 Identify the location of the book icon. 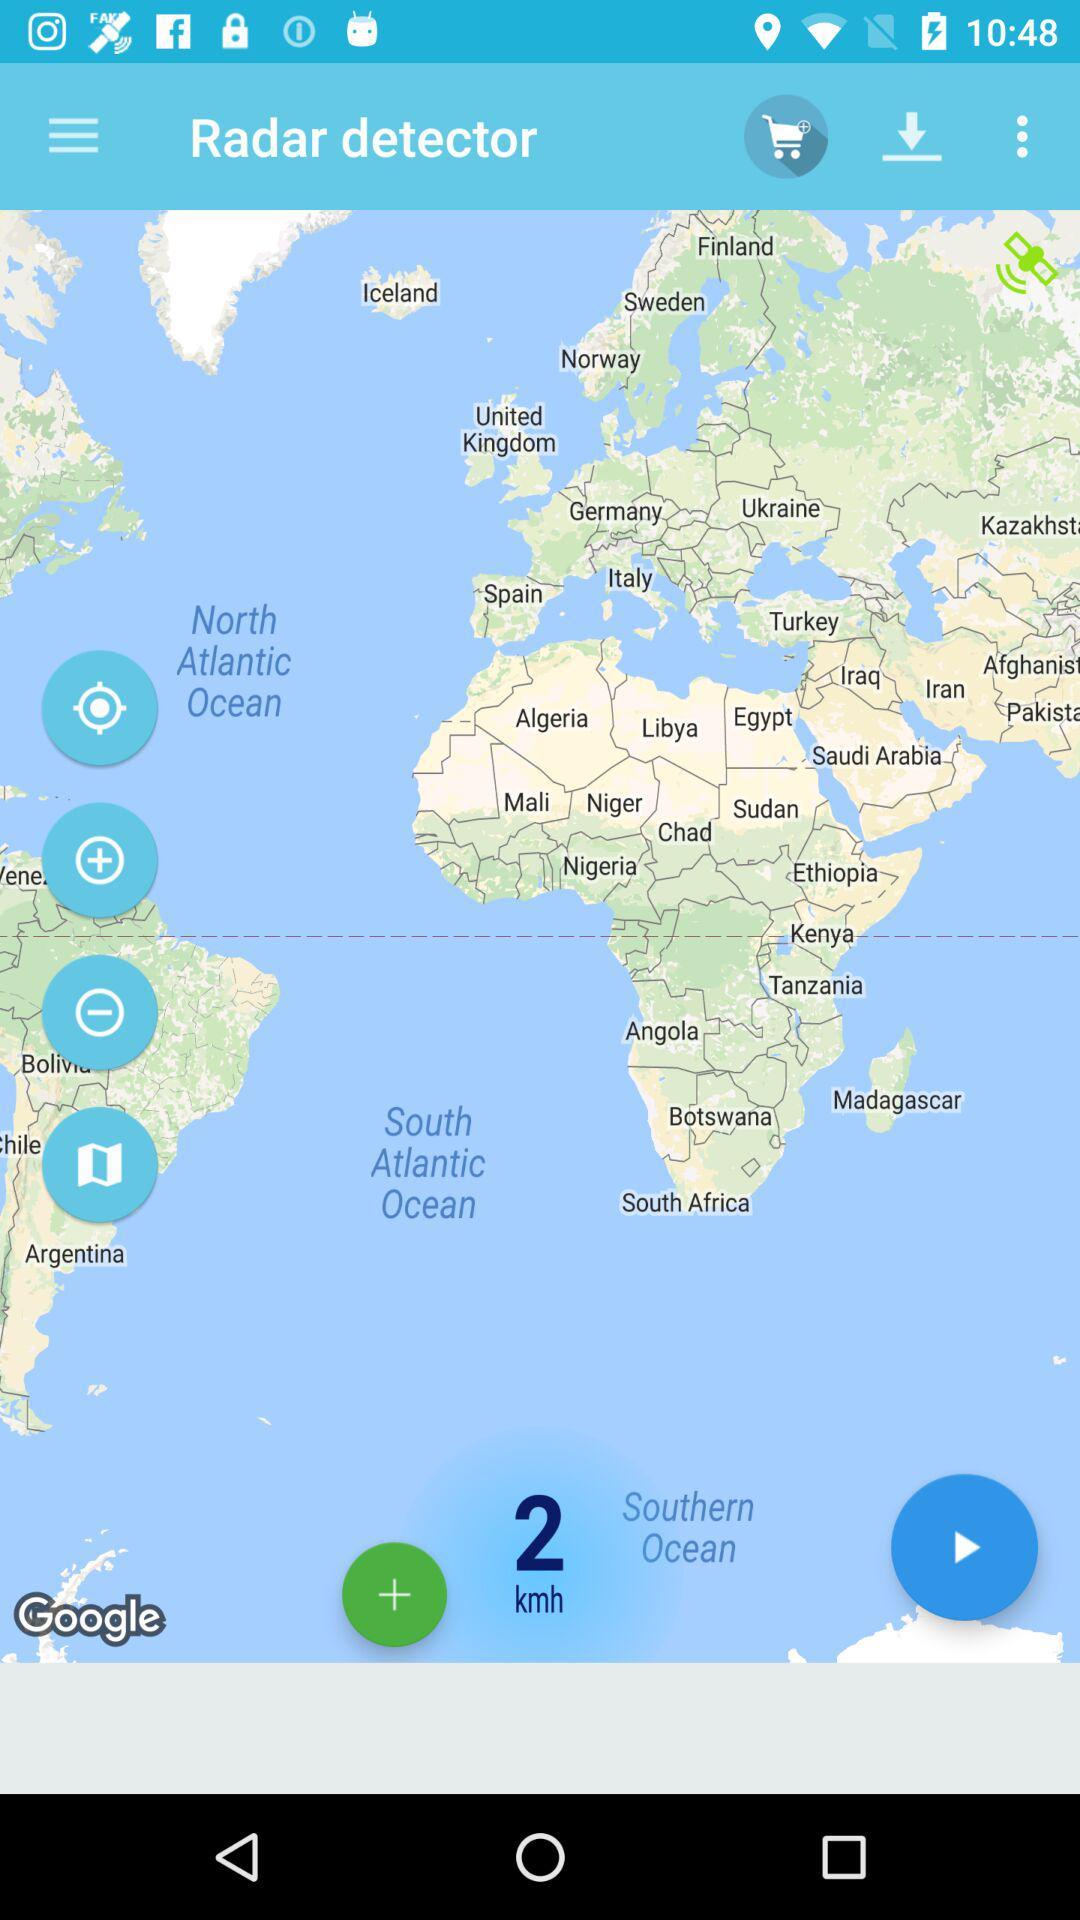
(99, 1164).